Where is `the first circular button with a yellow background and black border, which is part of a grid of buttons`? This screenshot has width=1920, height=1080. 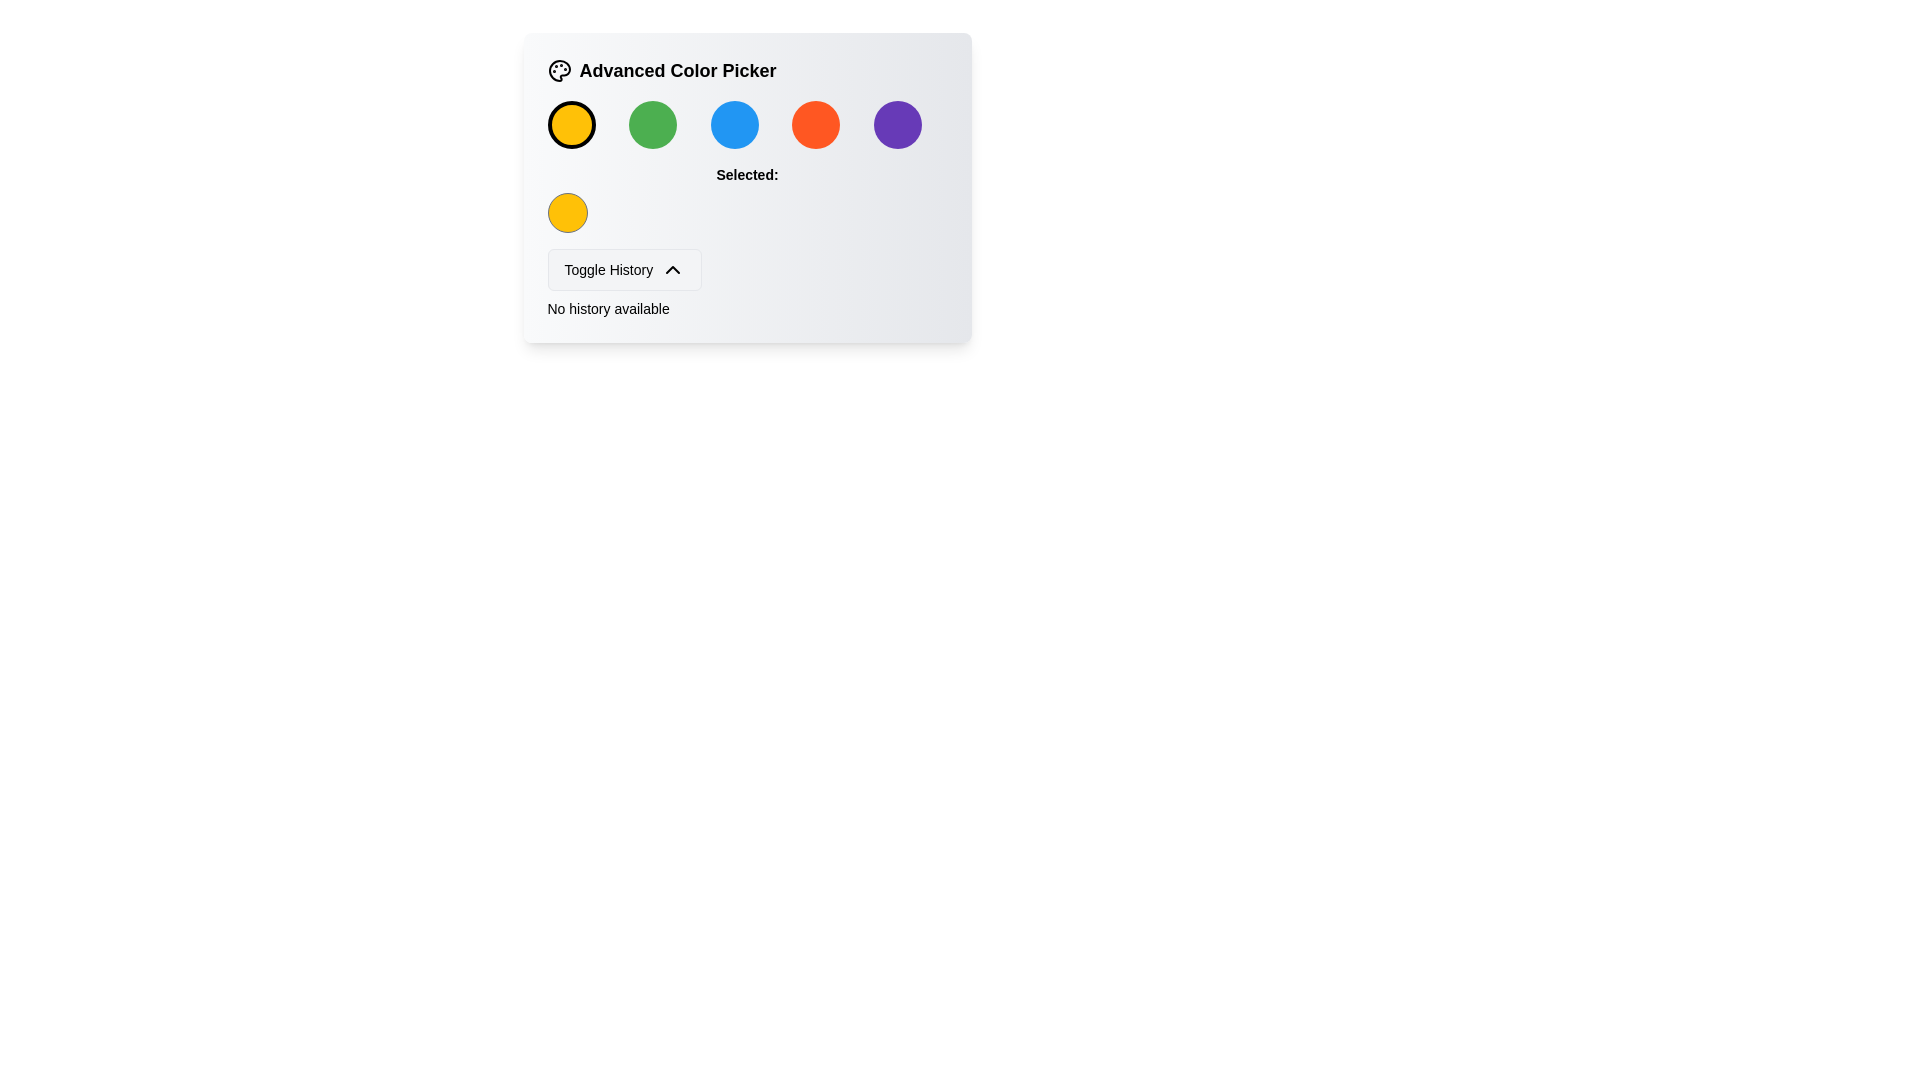 the first circular button with a yellow background and black border, which is part of a grid of buttons is located at coordinates (570, 124).